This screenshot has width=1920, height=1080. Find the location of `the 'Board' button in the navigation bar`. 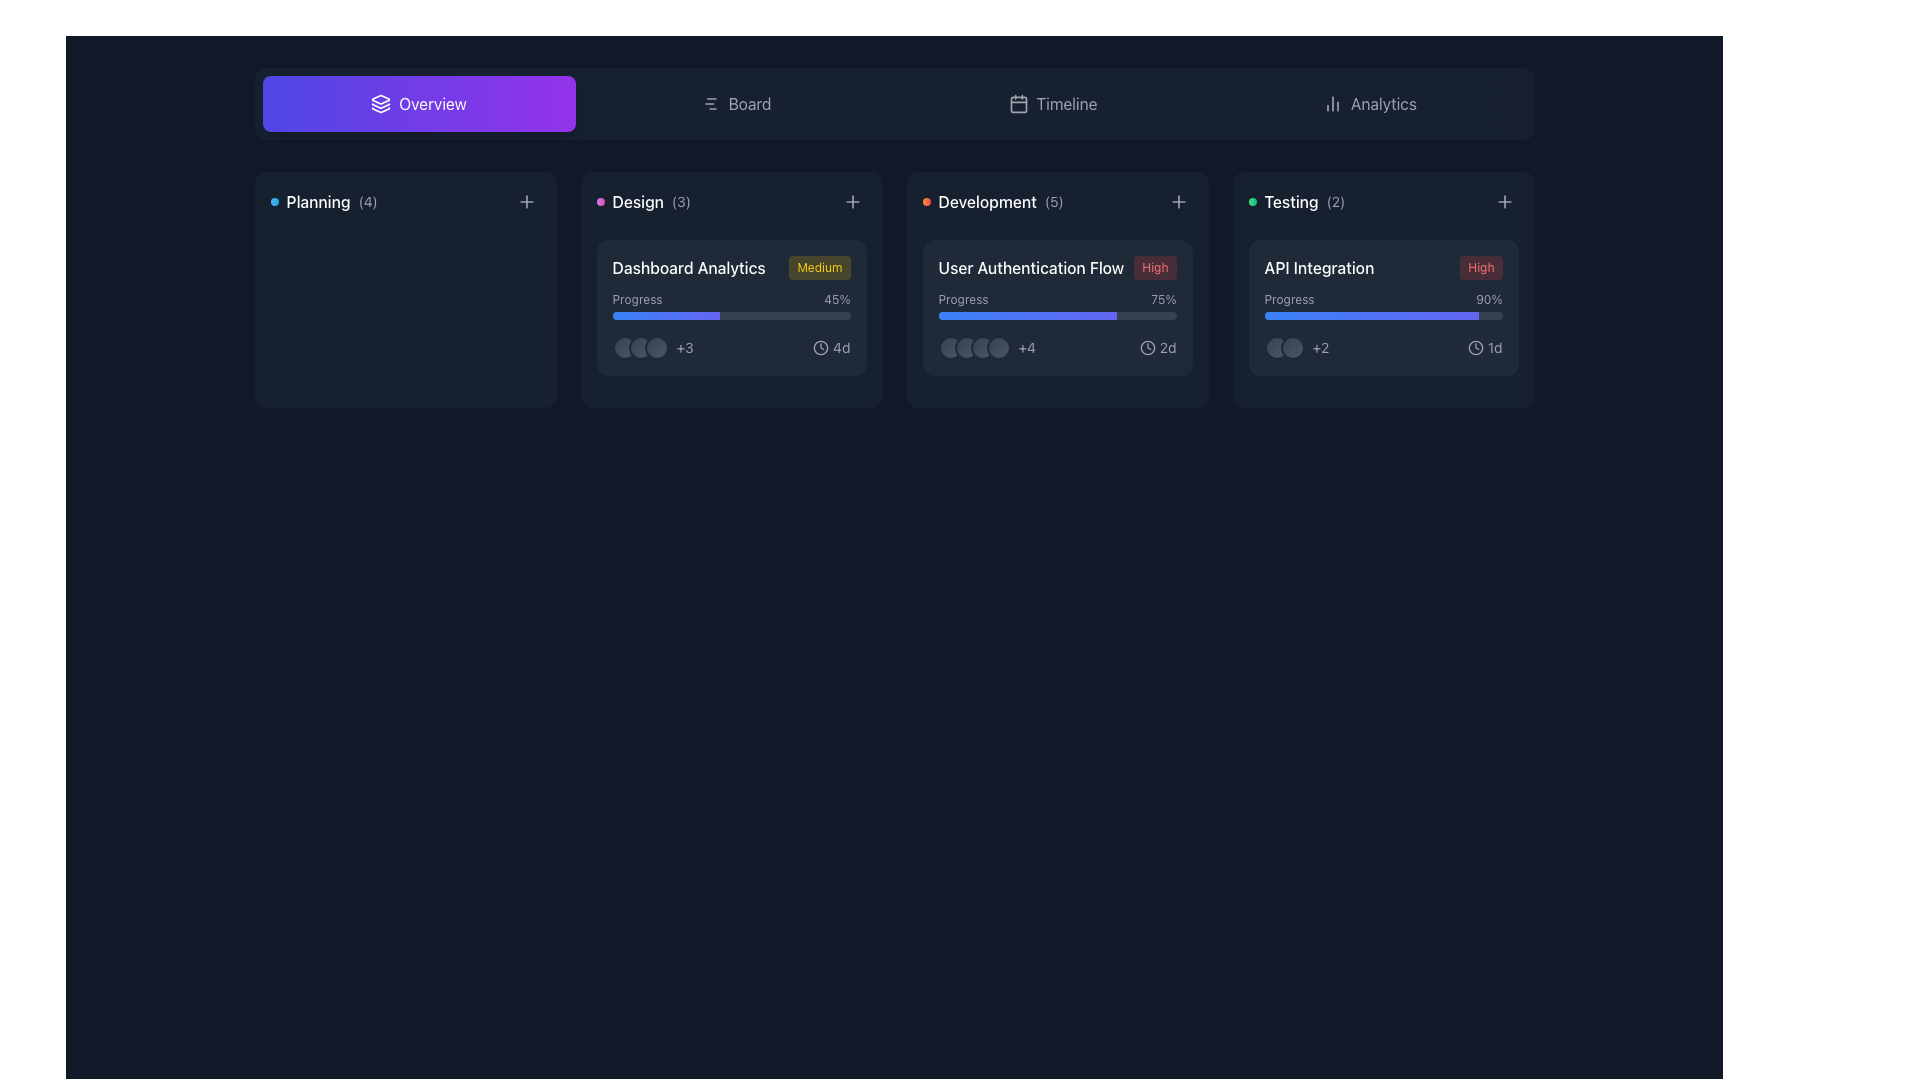

the 'Board' button in the navigation bar is located at coordinates (734, 104).